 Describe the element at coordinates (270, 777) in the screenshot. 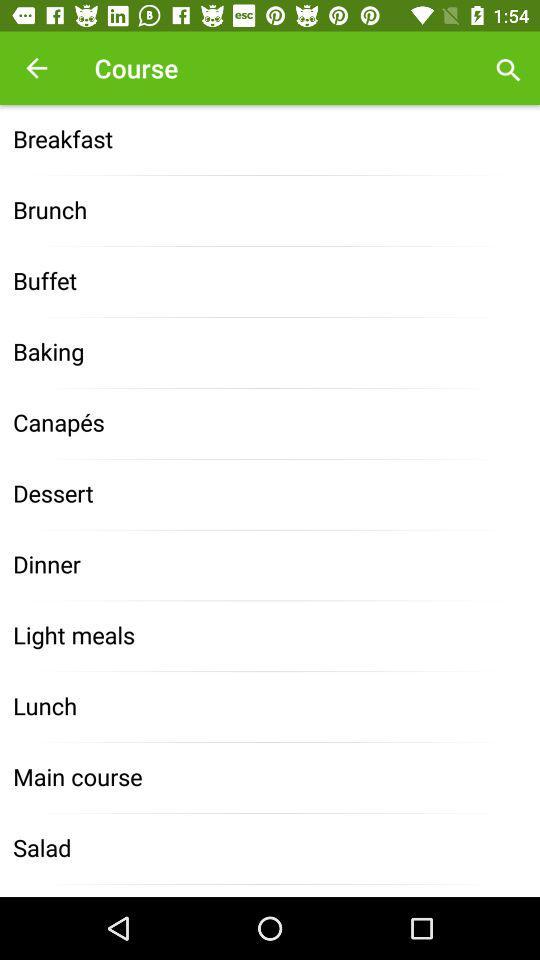

I see `item above the salad` at that location.